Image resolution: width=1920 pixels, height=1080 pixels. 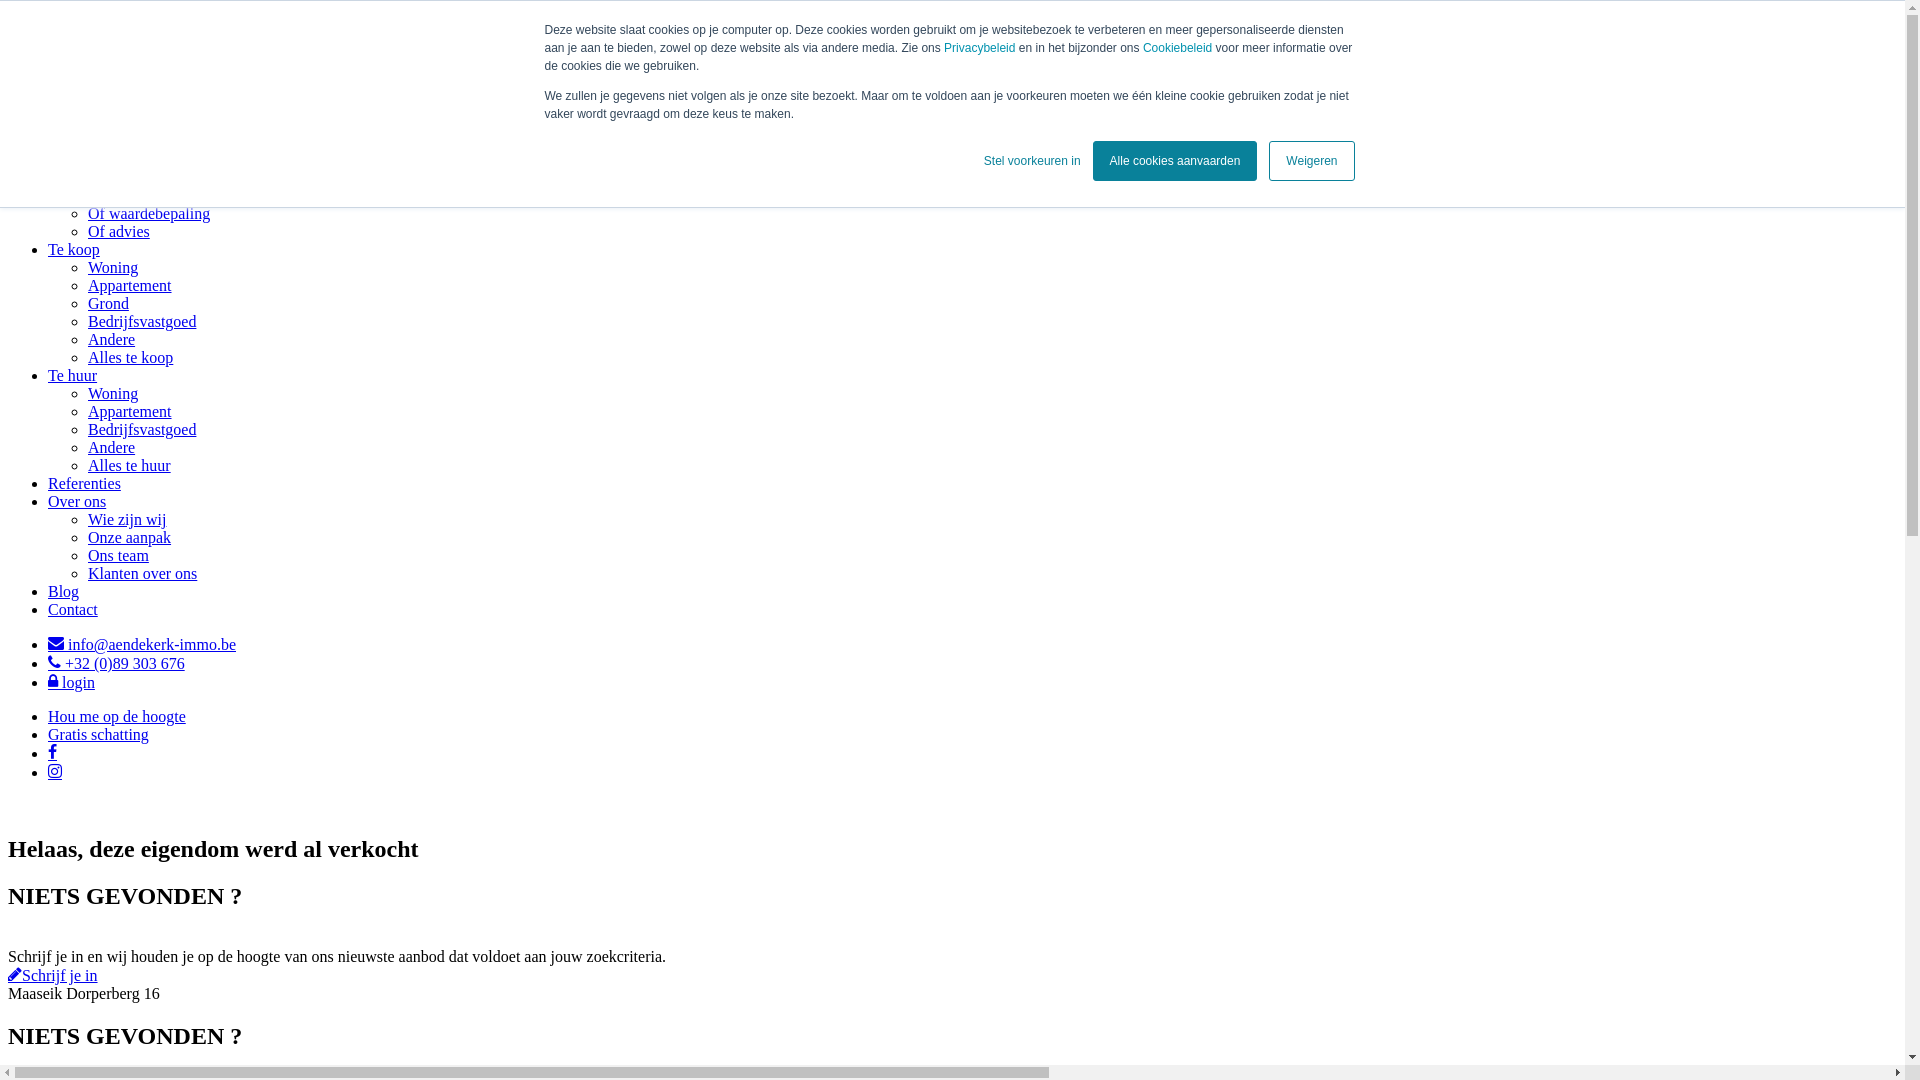 What do you see at coordinates (67, 140) in the screenshot?
I see `'Home'` at bounding box center [67, 140].